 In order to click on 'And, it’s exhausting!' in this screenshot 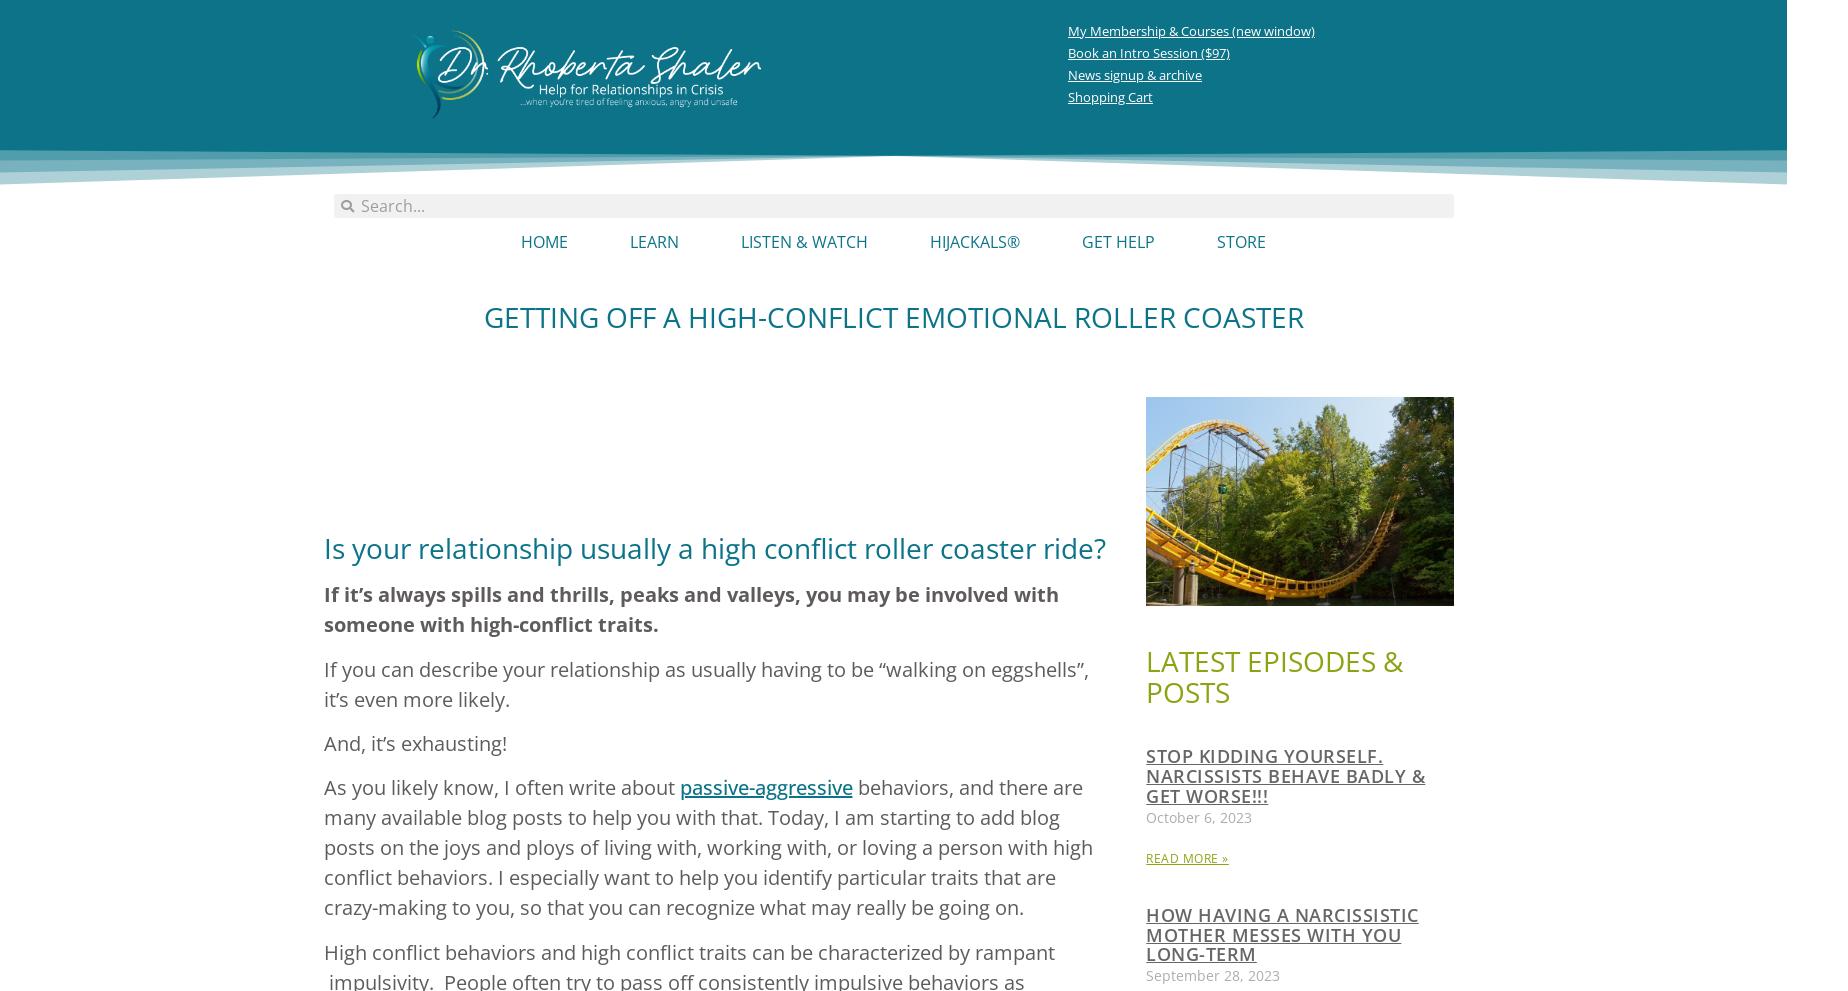, I will do `click(414, 741)`.